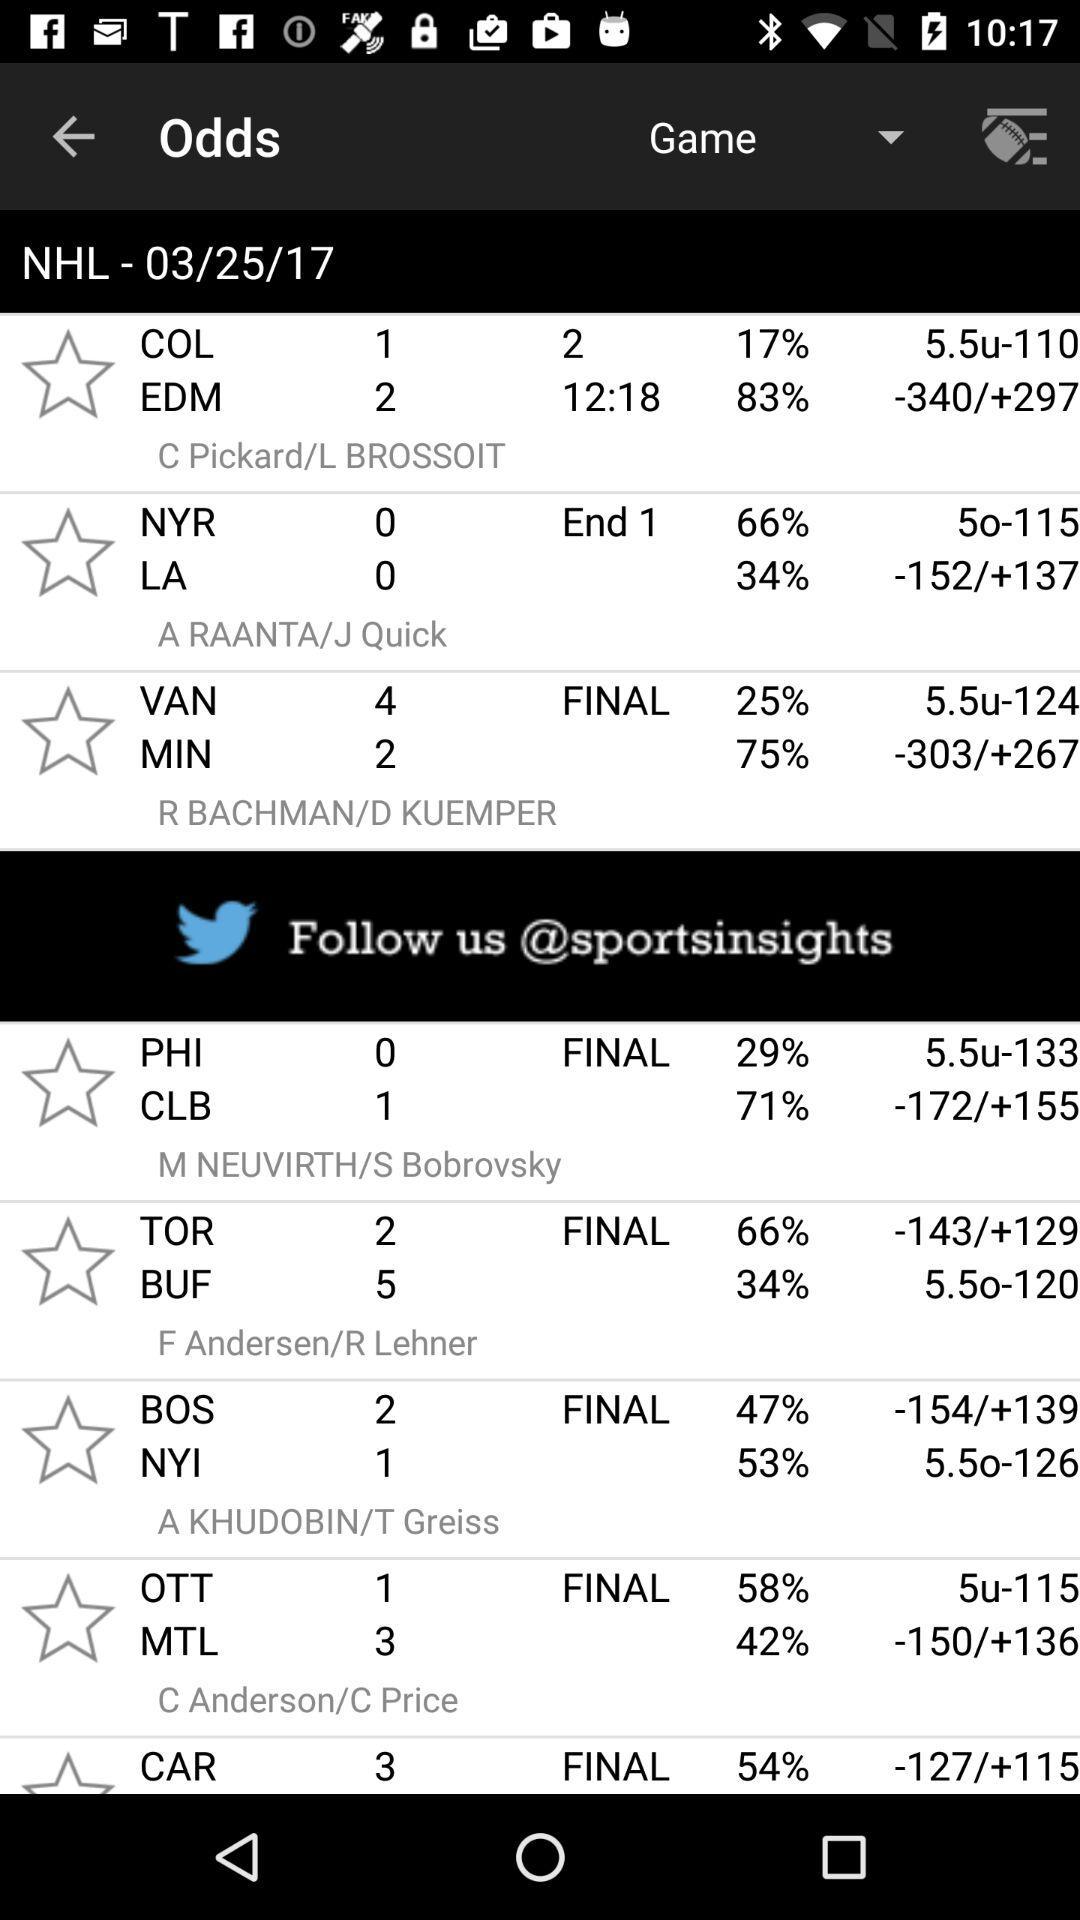 The height and width of the screenshot is (1920, 1080). Describe the element at coordinates (67, 373) in the screenshot. I see `favorites option` at that location.